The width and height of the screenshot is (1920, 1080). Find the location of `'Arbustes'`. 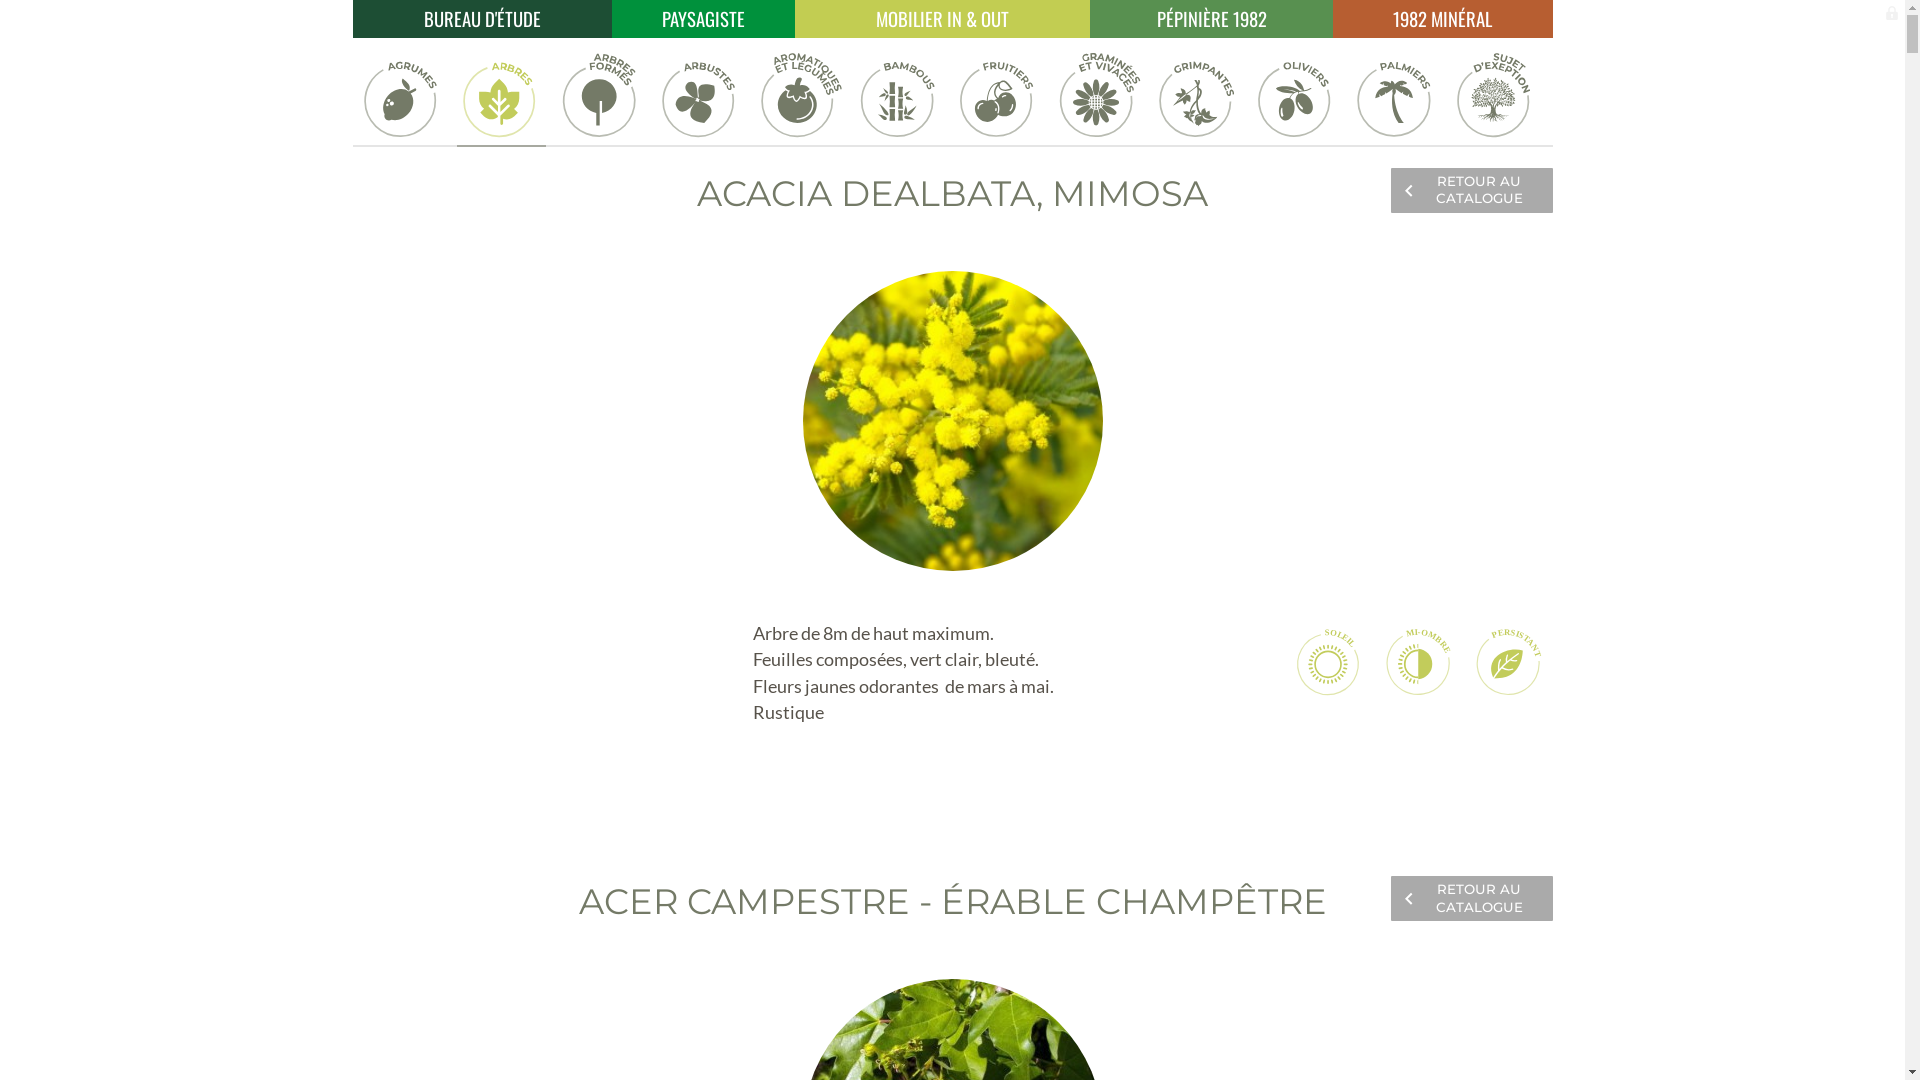

'Arbustes' is located at coordinates (700, 96).